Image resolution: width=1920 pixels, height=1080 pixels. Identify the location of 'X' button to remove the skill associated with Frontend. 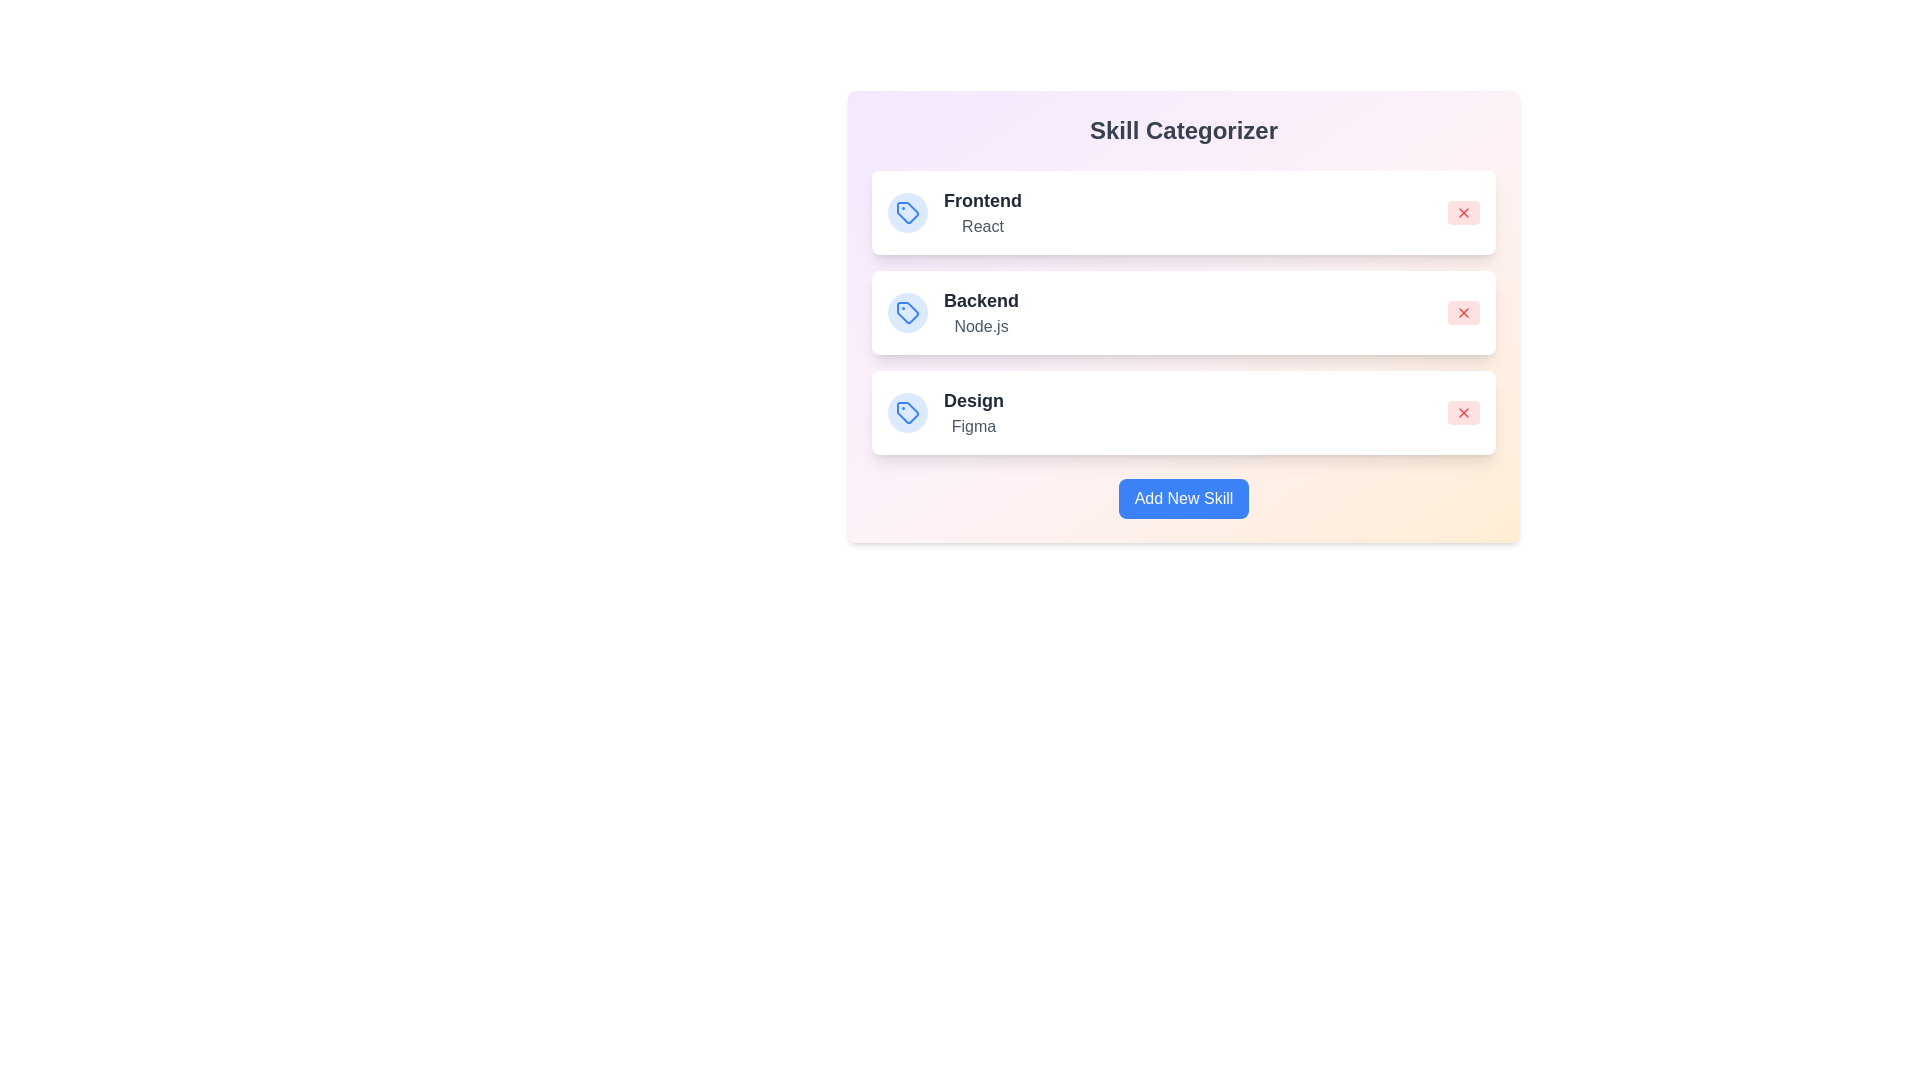
(1464, 212).